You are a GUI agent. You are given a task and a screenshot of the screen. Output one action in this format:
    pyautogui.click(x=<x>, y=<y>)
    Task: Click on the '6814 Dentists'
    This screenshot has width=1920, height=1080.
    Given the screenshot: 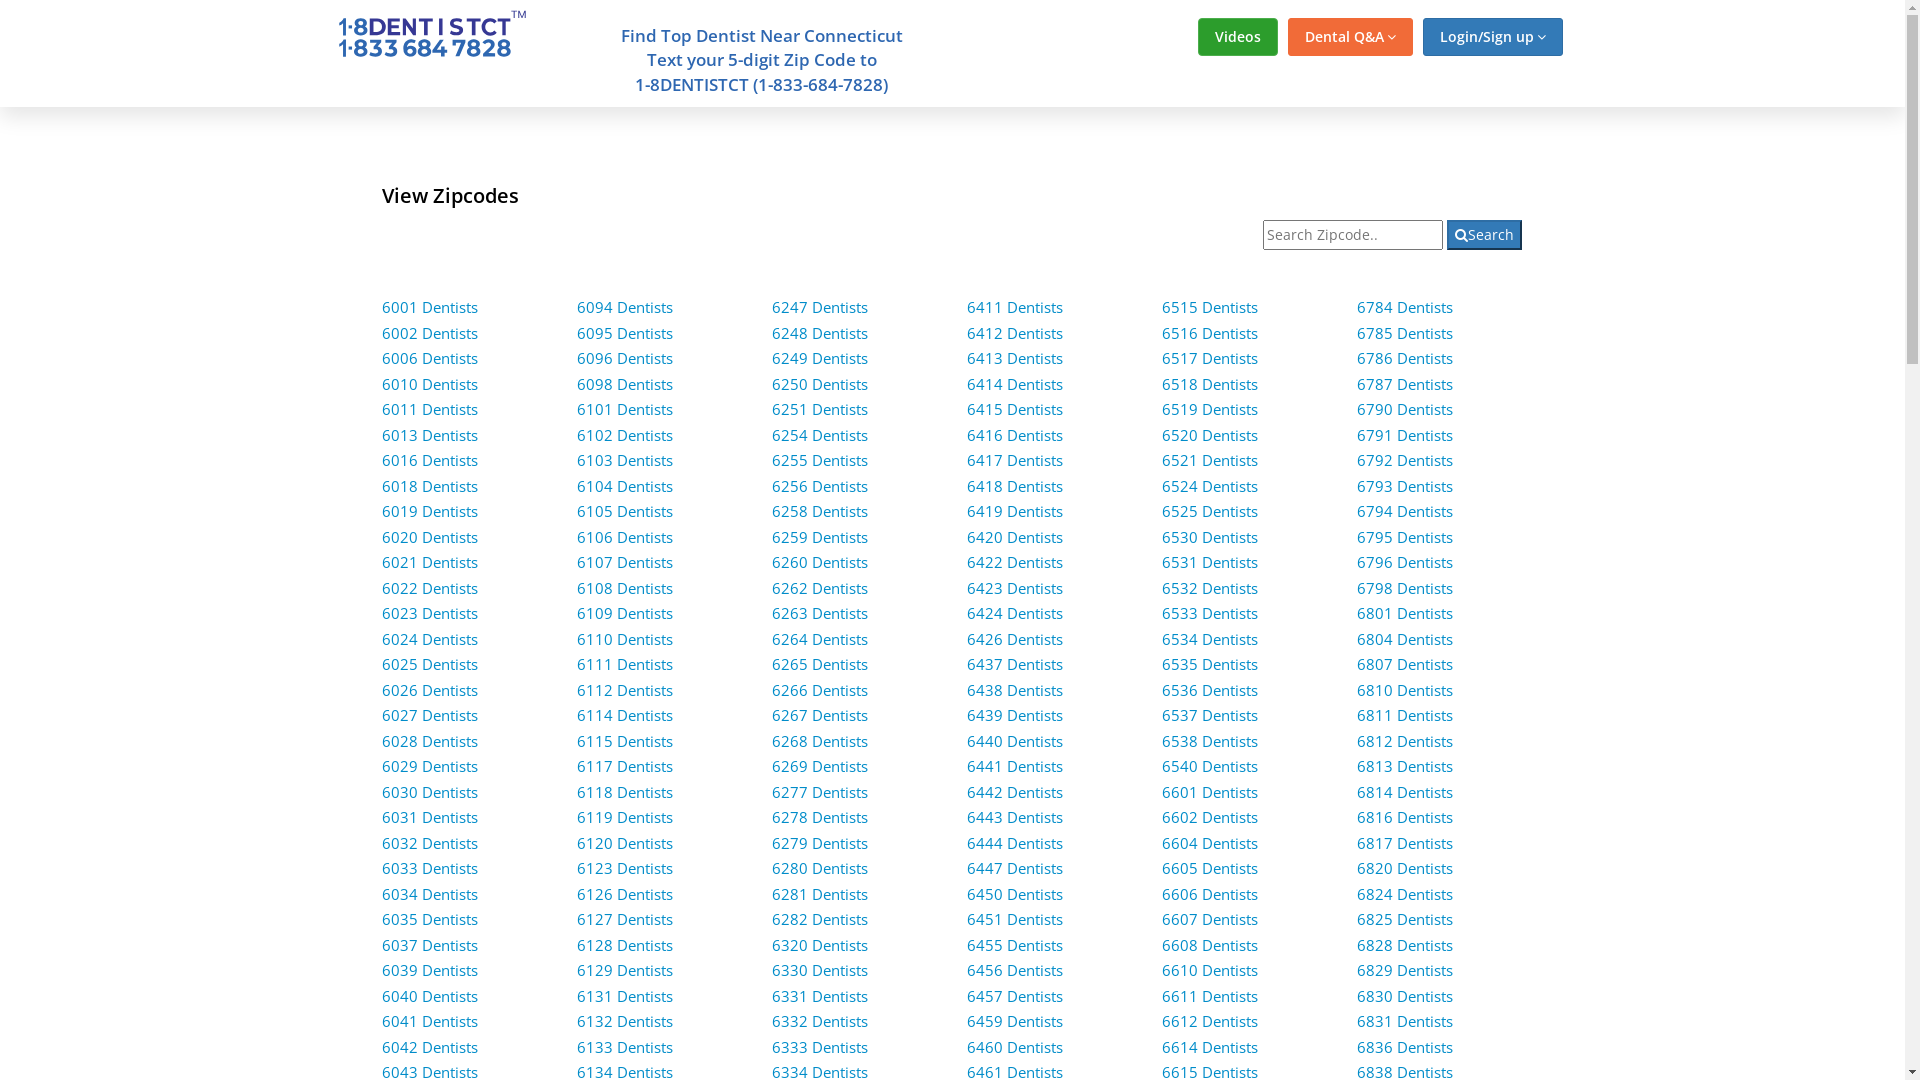 What is the action you would take?
    pyautogui.click(x=1404, y=790)
    